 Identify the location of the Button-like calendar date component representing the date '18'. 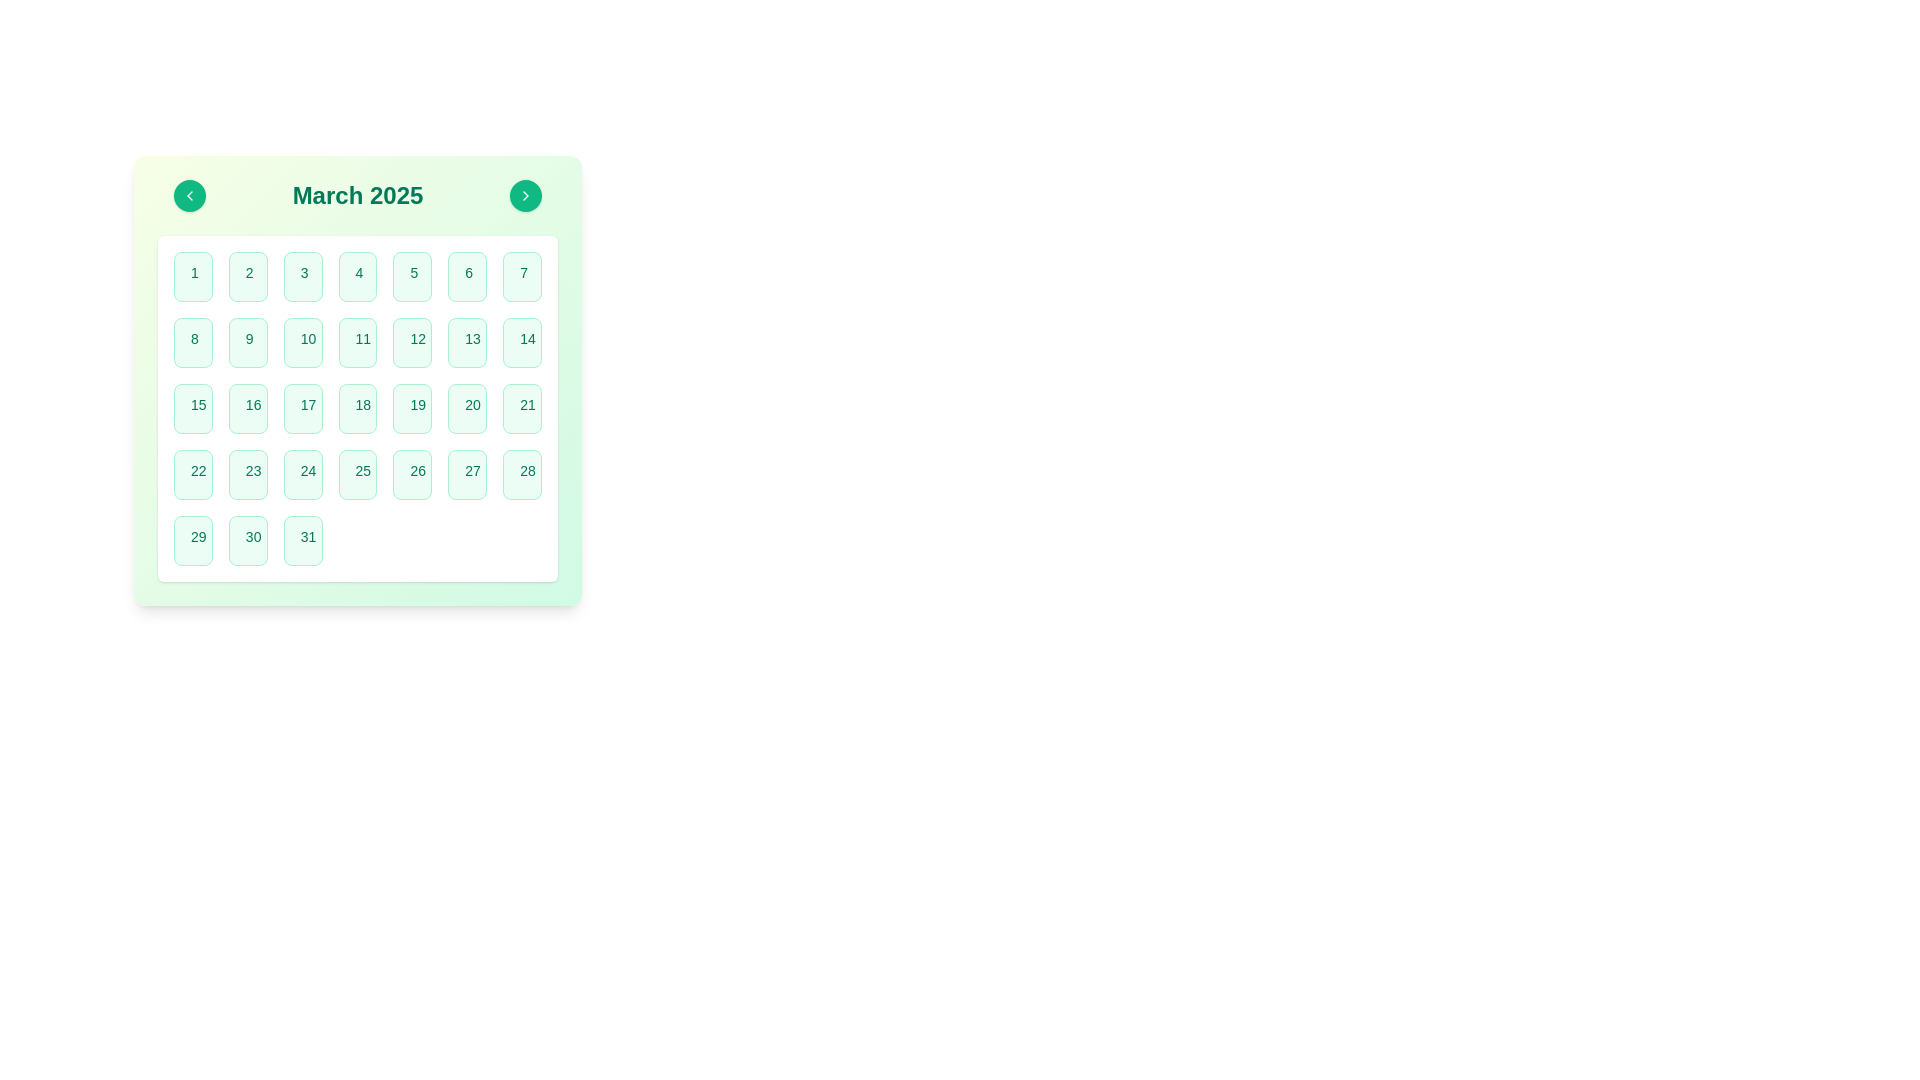
(358, 407).